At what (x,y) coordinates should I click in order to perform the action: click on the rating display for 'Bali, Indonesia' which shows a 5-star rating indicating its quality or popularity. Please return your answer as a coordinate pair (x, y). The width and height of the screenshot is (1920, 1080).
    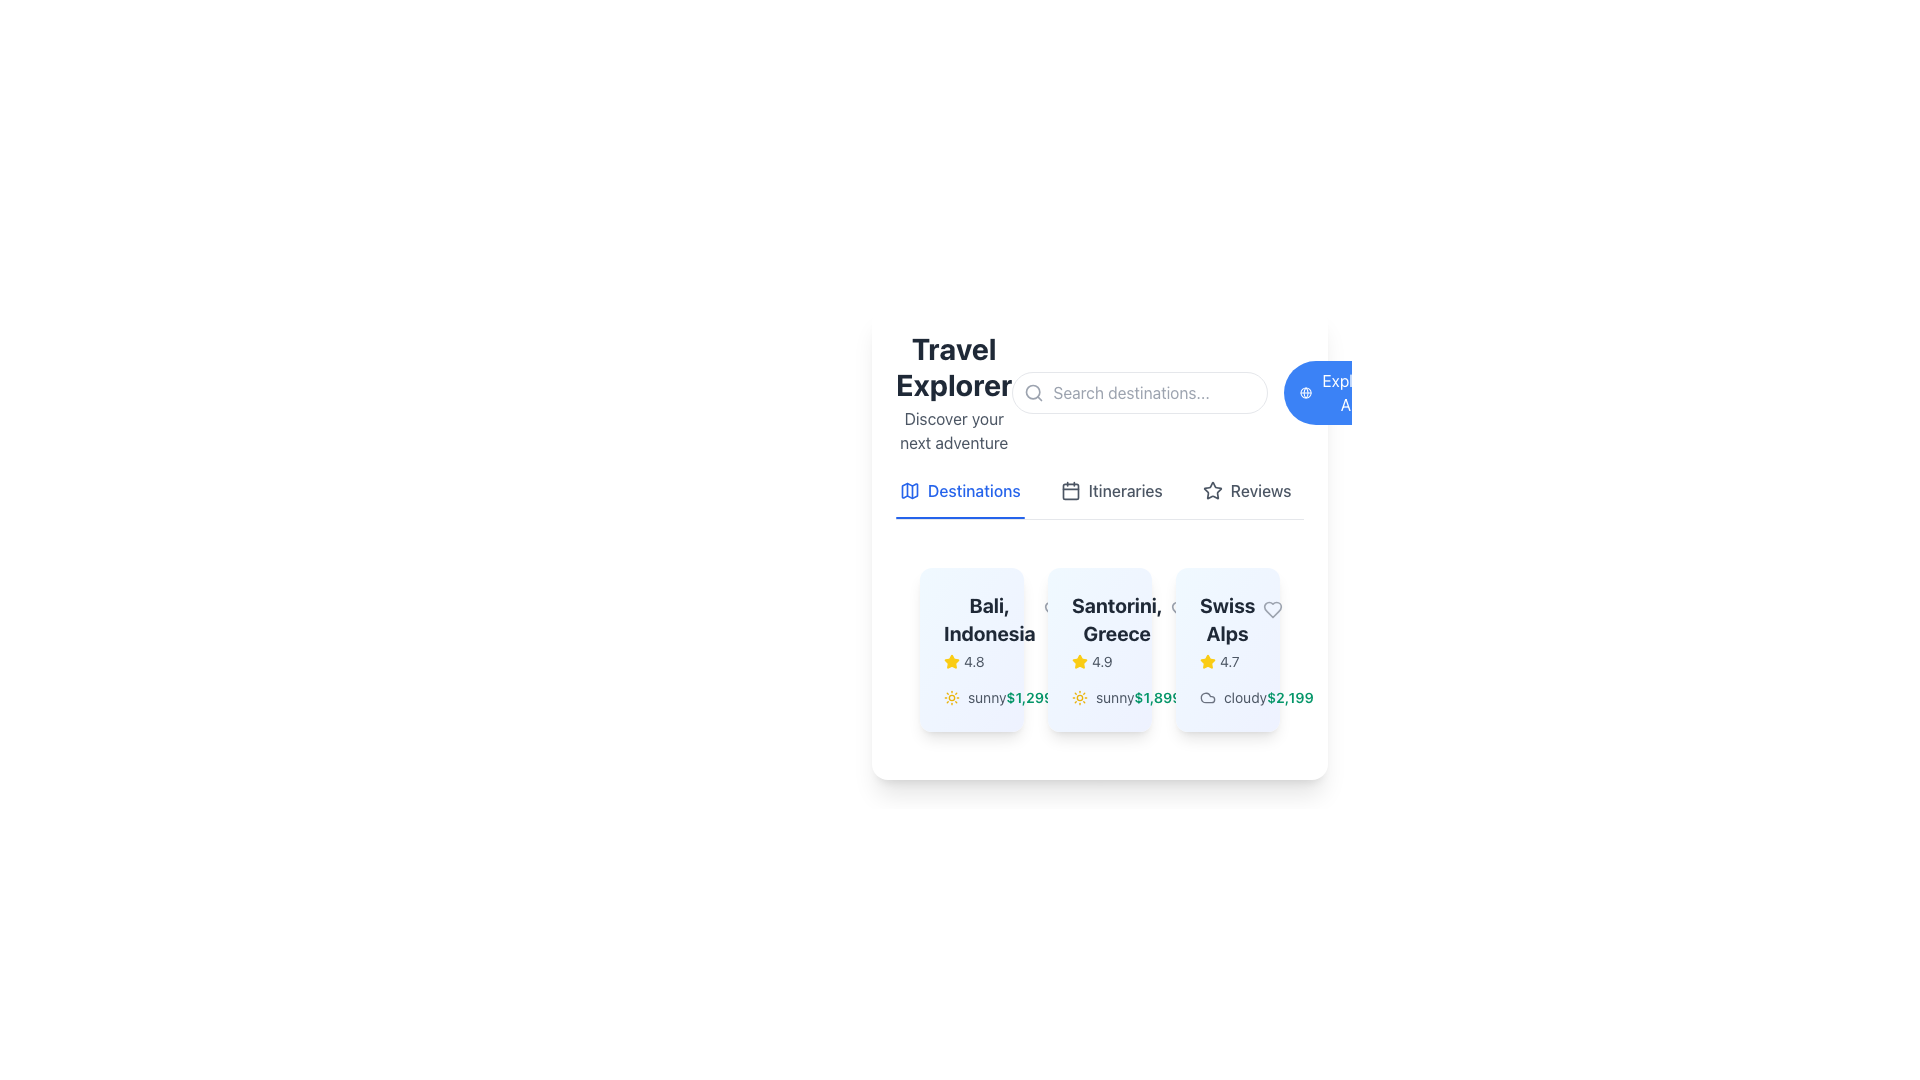
    Looking at the image, I should click on (989, 662).